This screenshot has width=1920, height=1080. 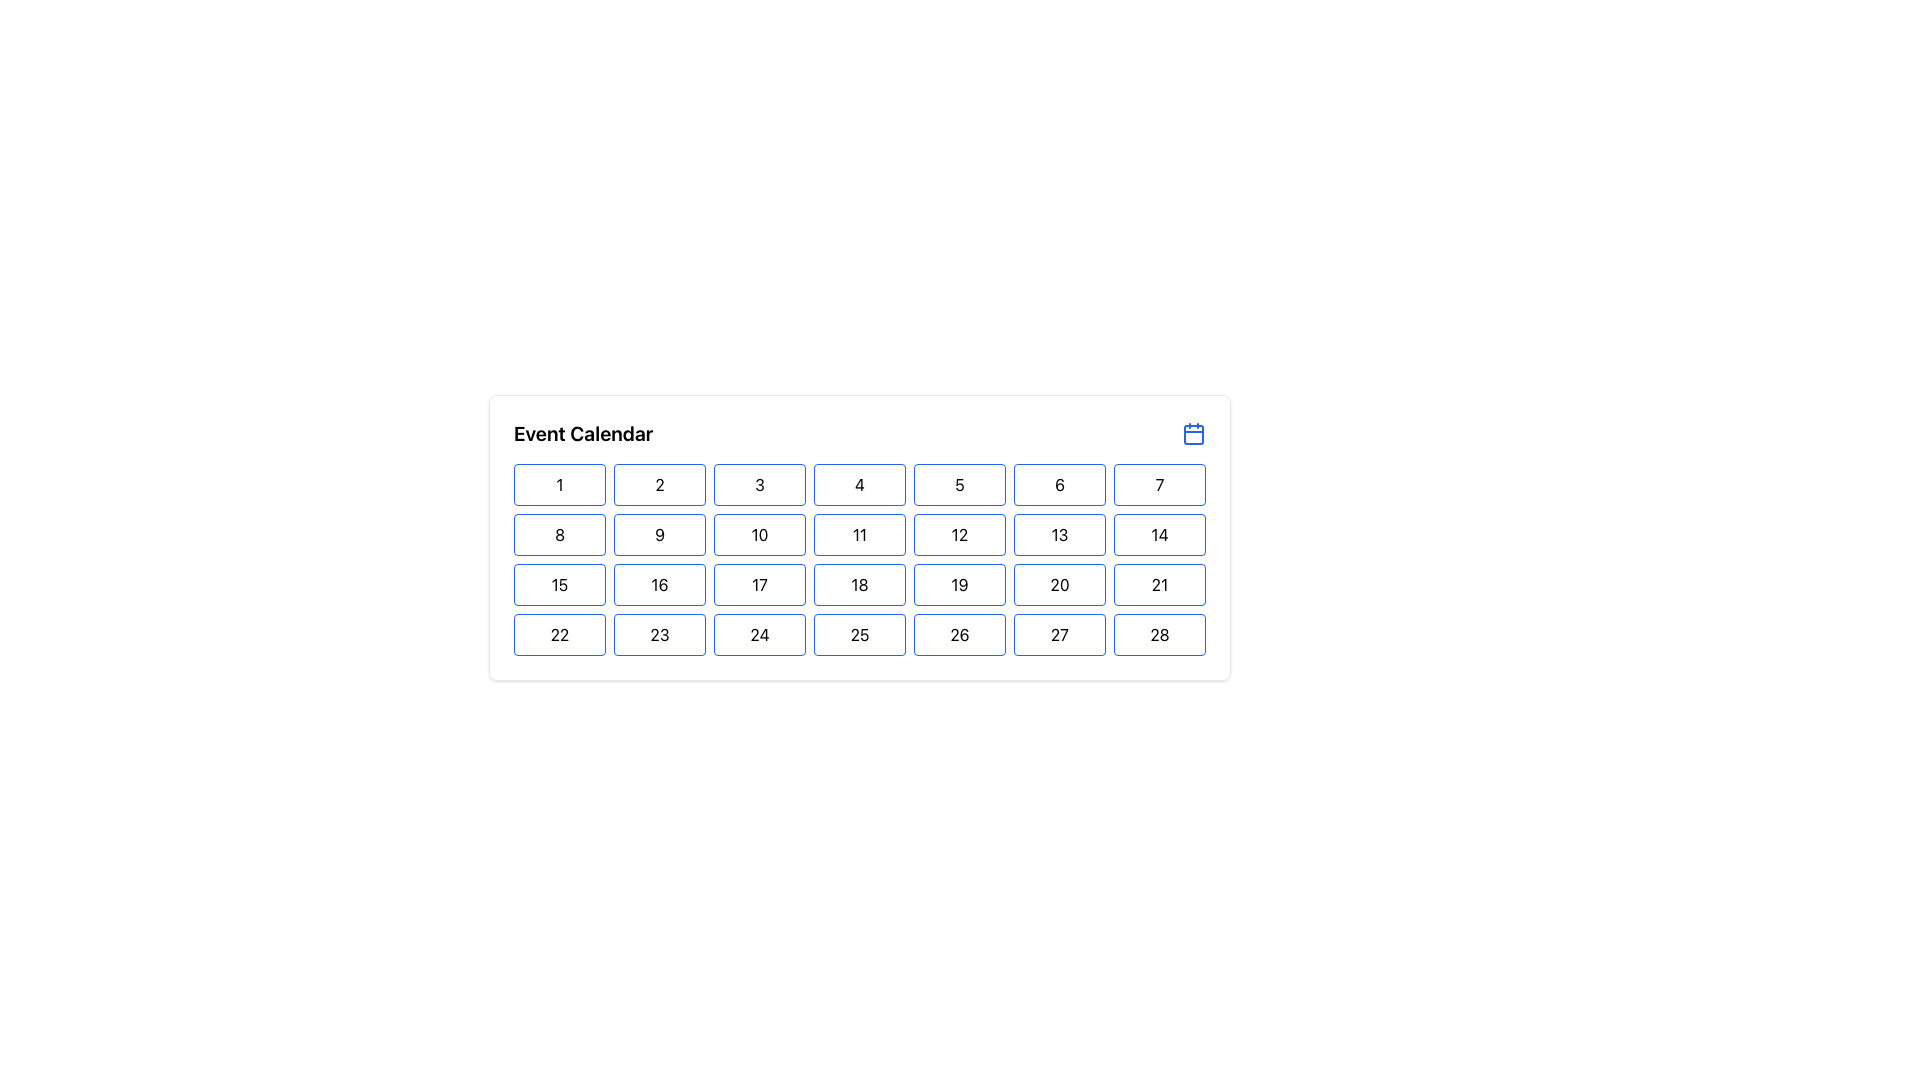 What do you see at coordinates (560, 485) in the screenshot?
I see `the first day button of the interactive calendar UI` at bounding box center [560, 485].